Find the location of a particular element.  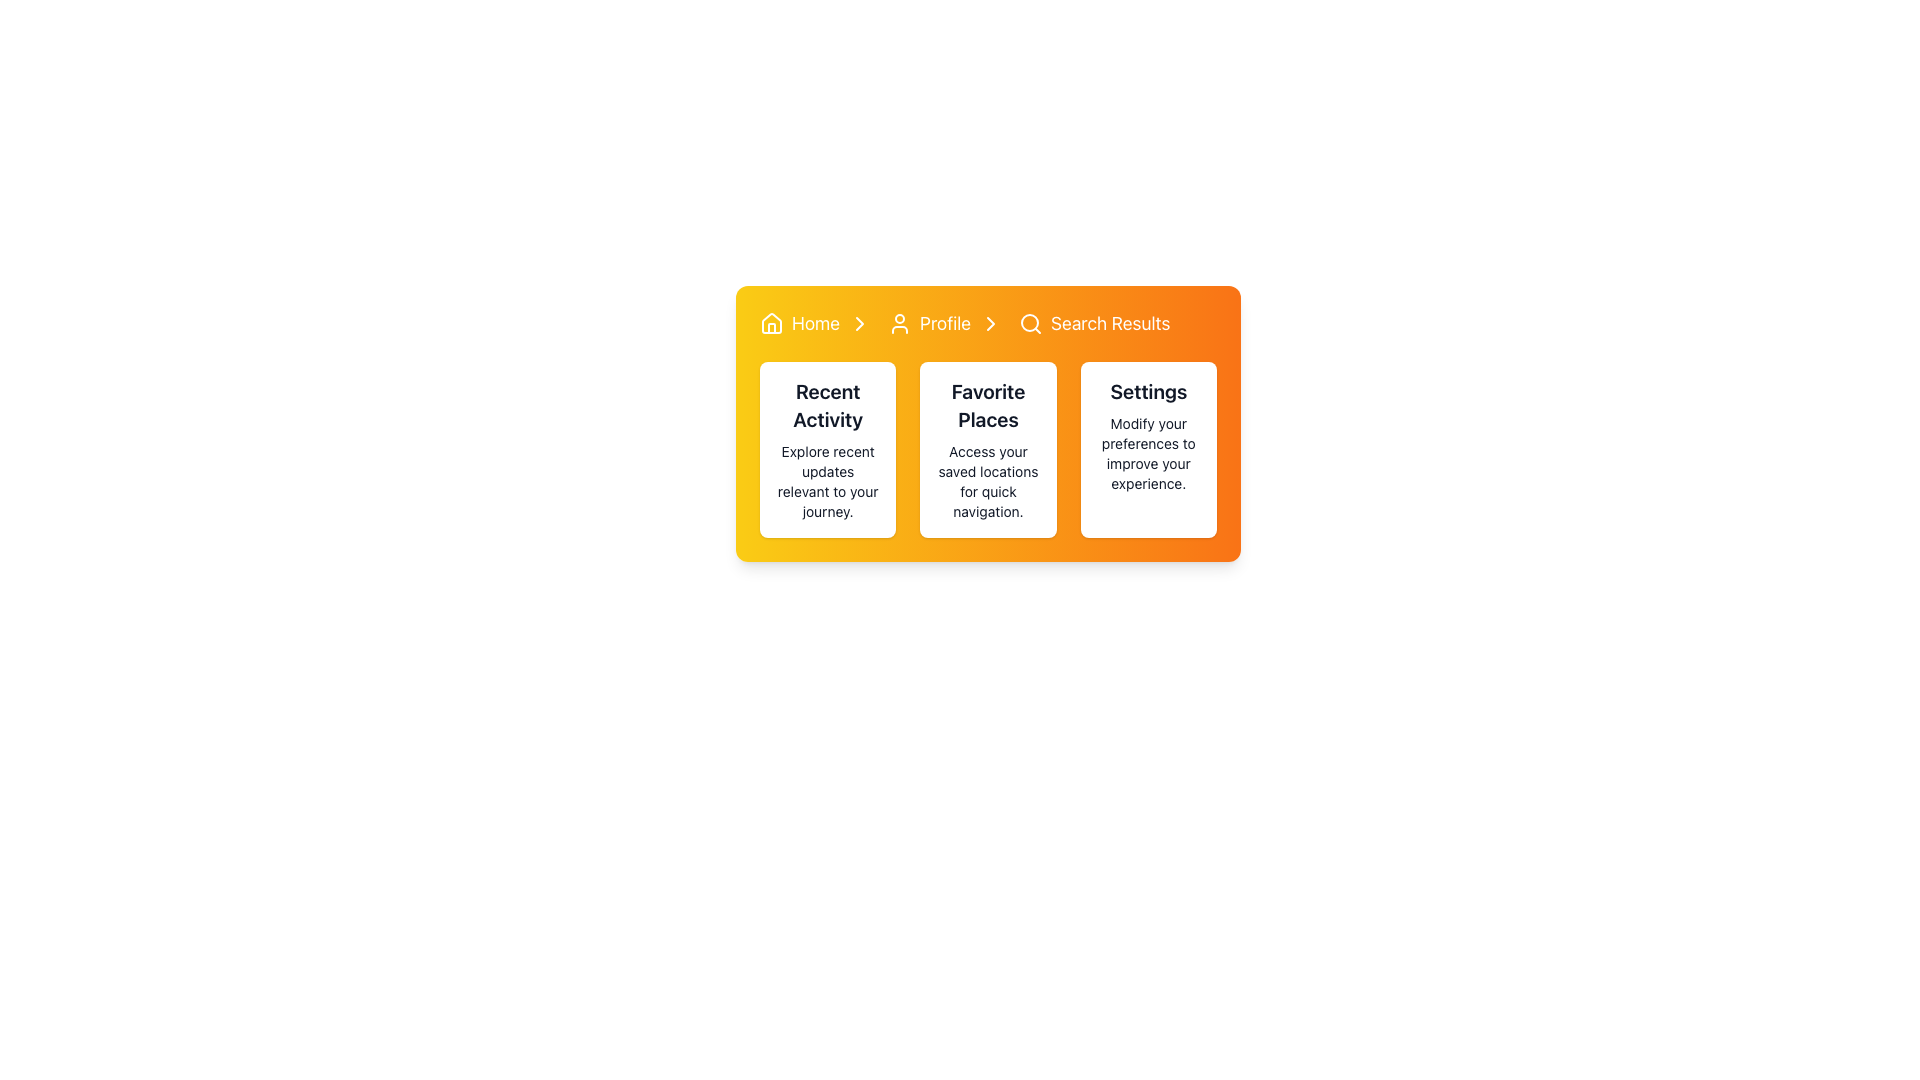

the text label that says 'Access your saved locations for quick navigation.' which is located underneath the heading 'Favorite Places' in the middle card of three is located at coordinates (988, 482).